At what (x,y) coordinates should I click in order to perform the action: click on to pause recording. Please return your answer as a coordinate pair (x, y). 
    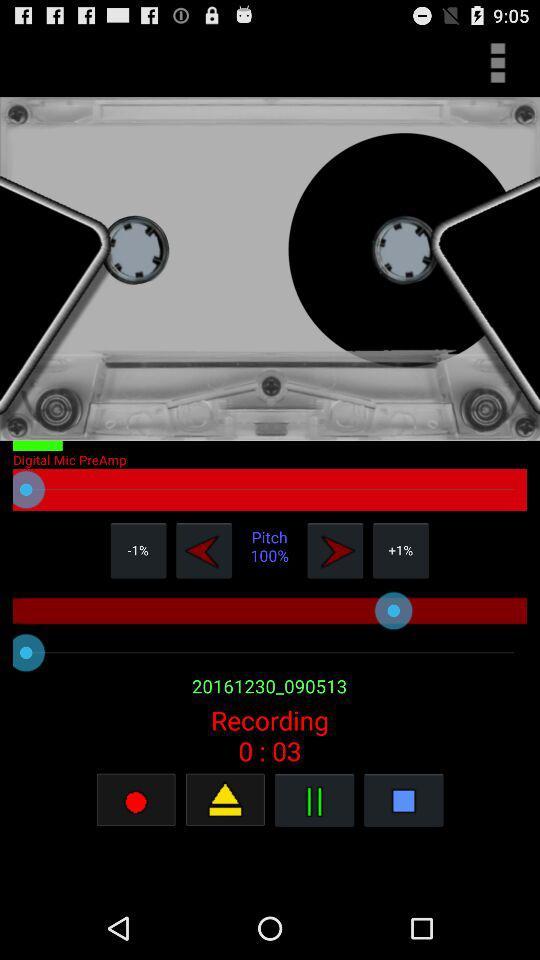
    Looking at the image, I should click on (314, 799).